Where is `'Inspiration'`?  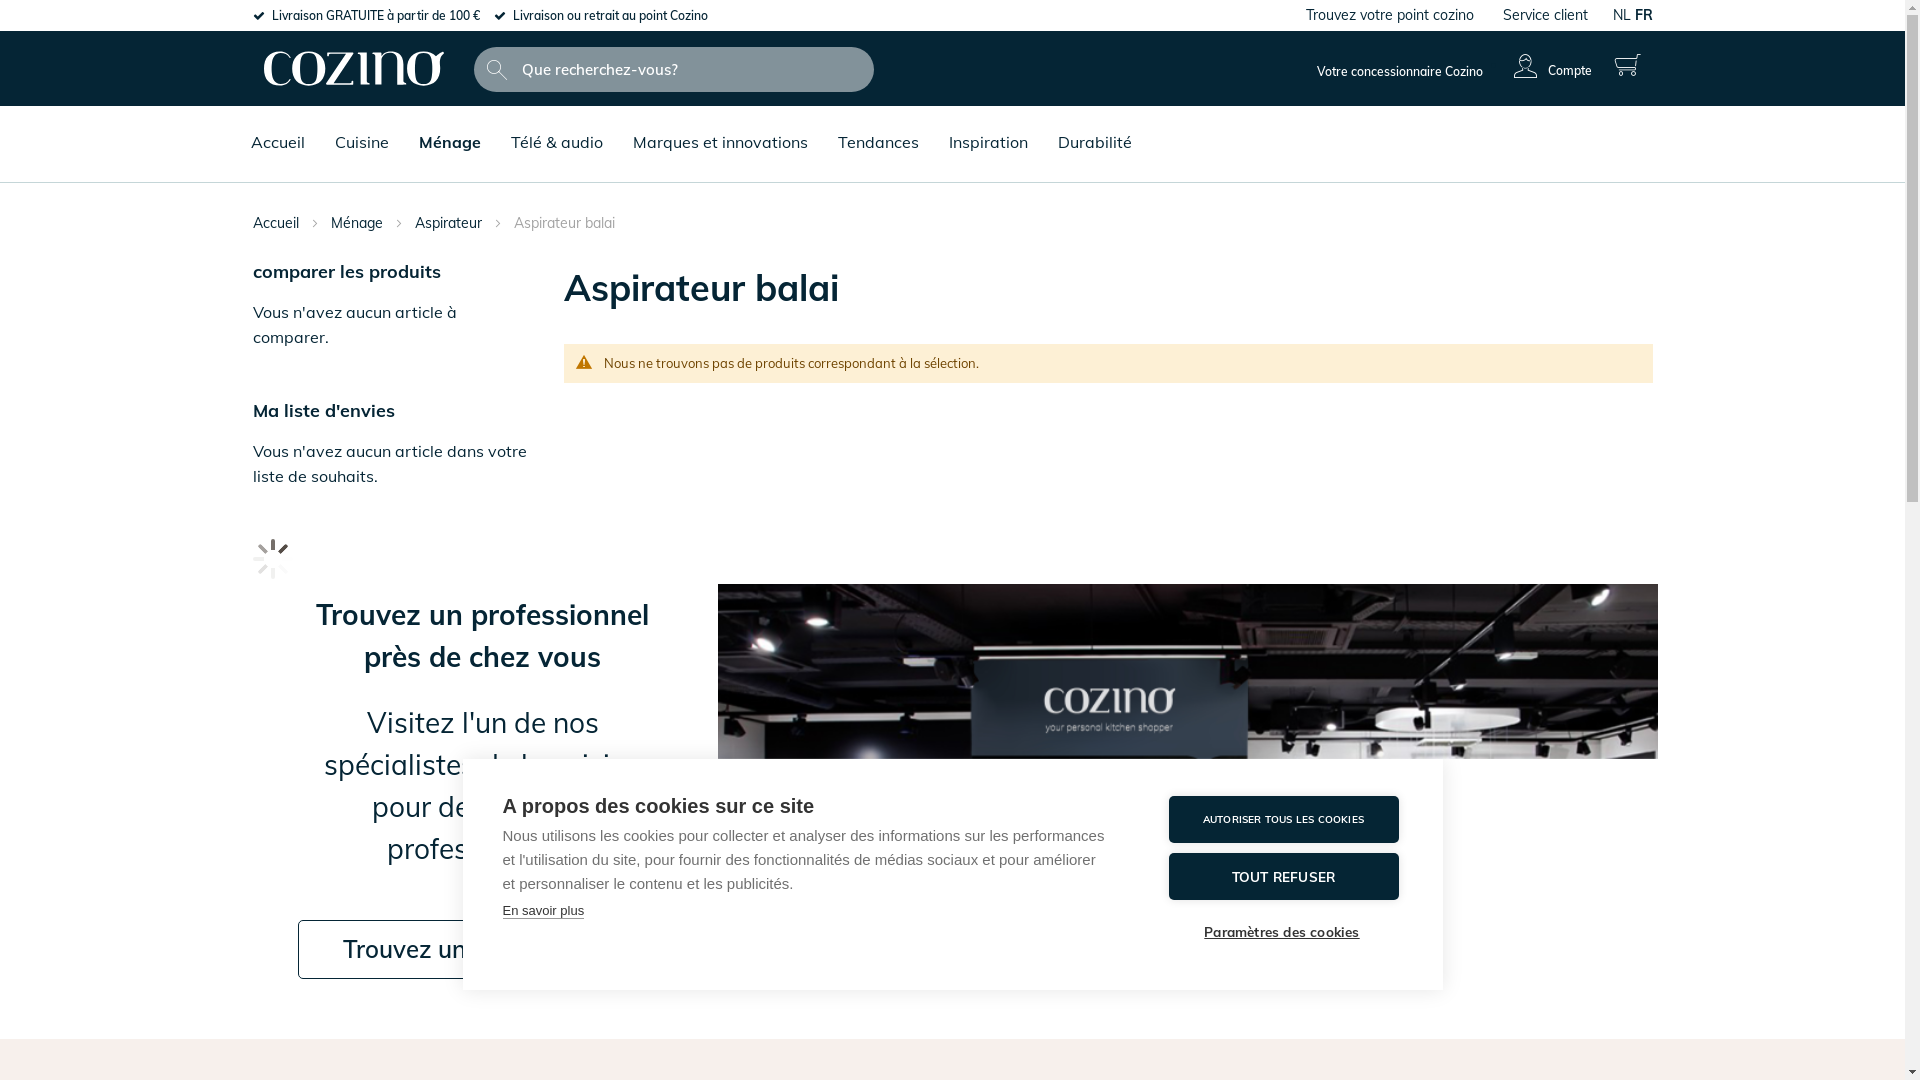 'Inspiration' is located at coordinates (987, 128).